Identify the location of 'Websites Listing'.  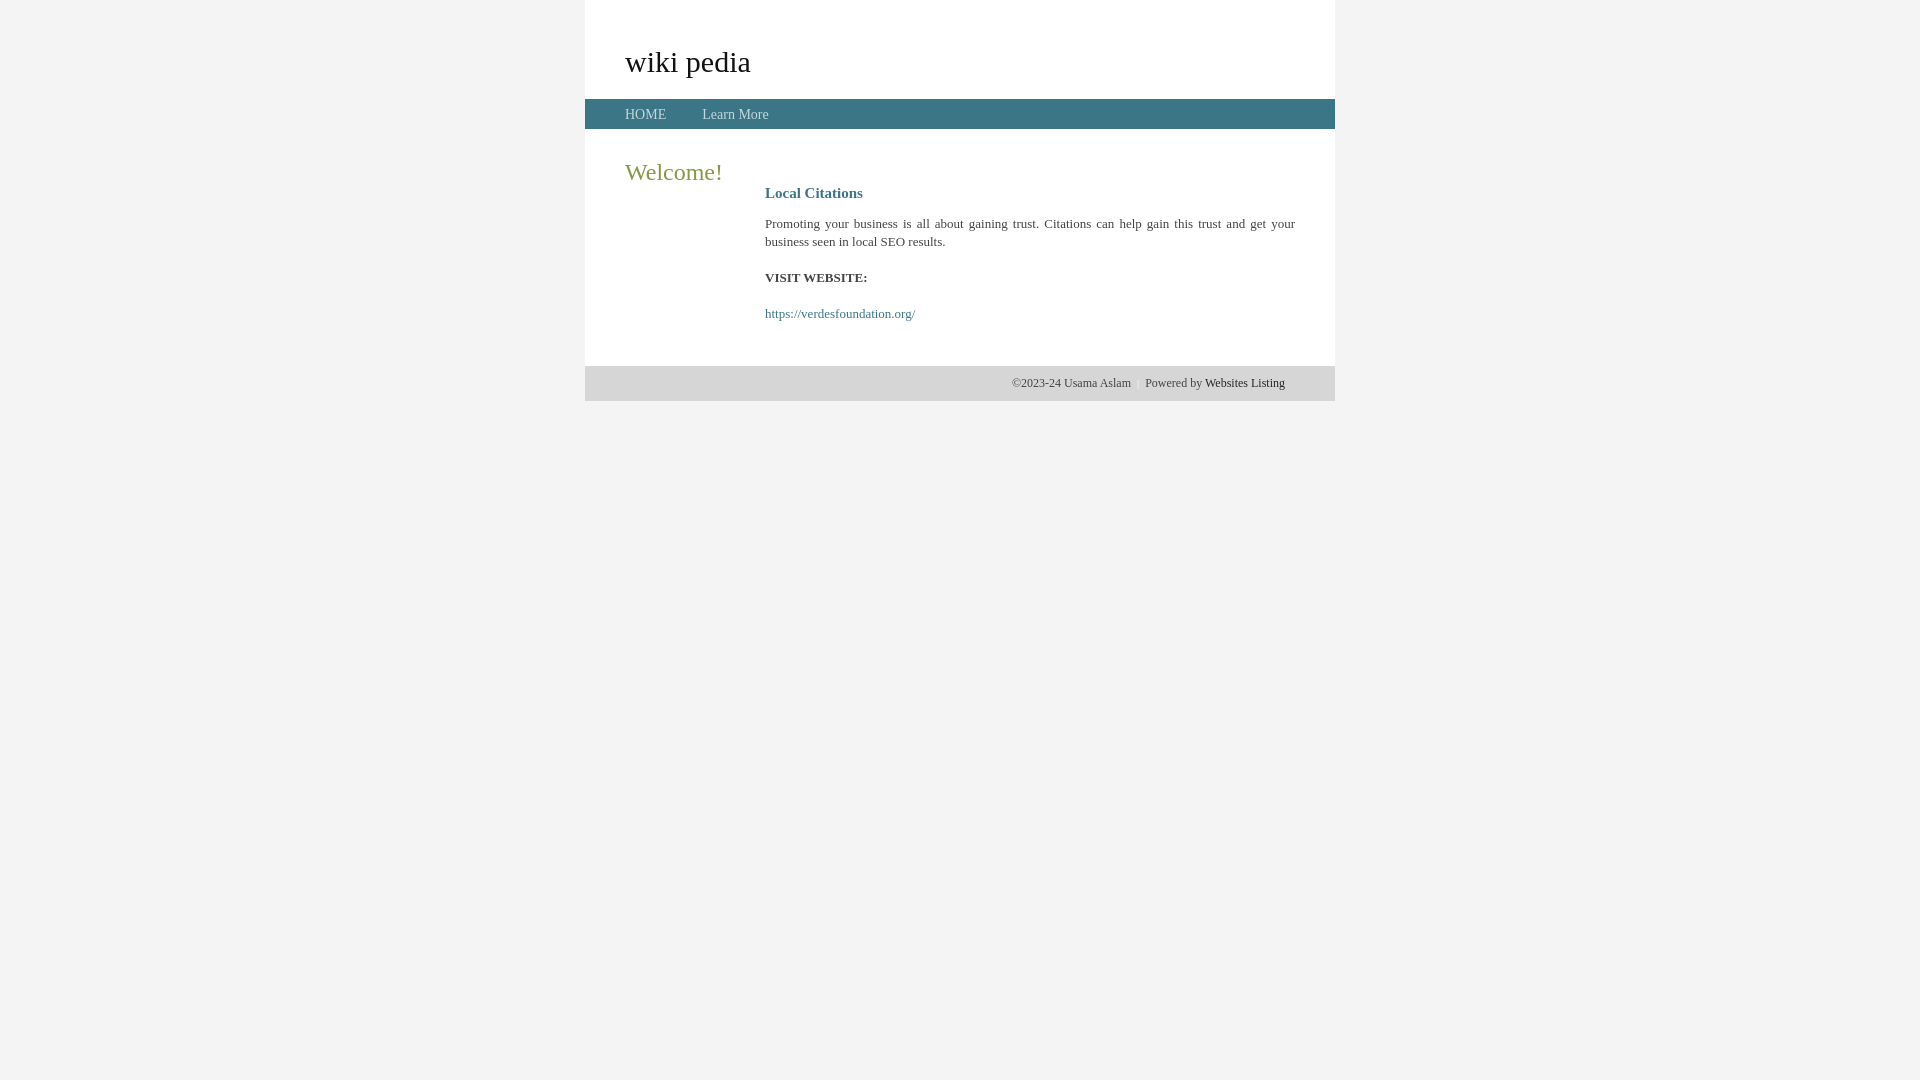
(1203, 382).